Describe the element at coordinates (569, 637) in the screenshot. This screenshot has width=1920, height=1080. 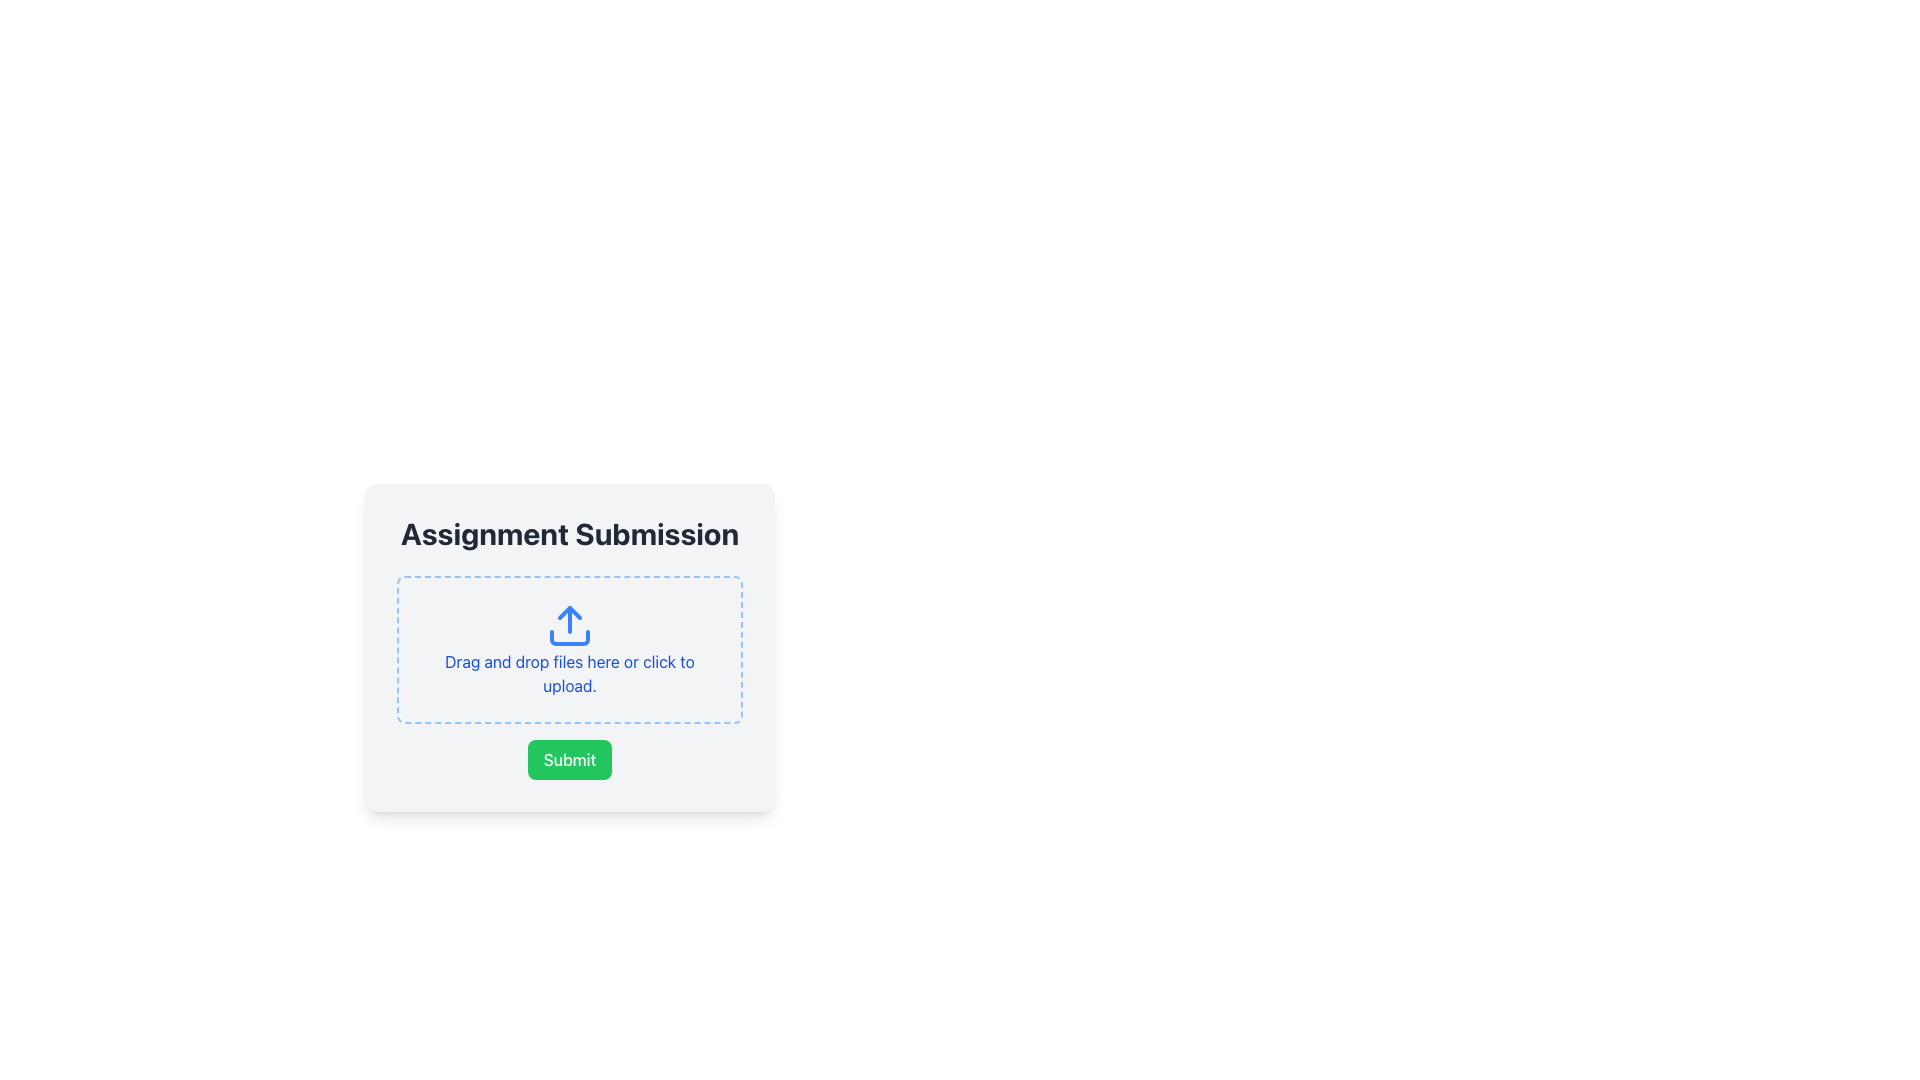
I see `the decorative graphical element at the bottom of the upload icon, which is part of the dashed rectangular area labeled 'Drag and drop files here or click to upload'` at that location.